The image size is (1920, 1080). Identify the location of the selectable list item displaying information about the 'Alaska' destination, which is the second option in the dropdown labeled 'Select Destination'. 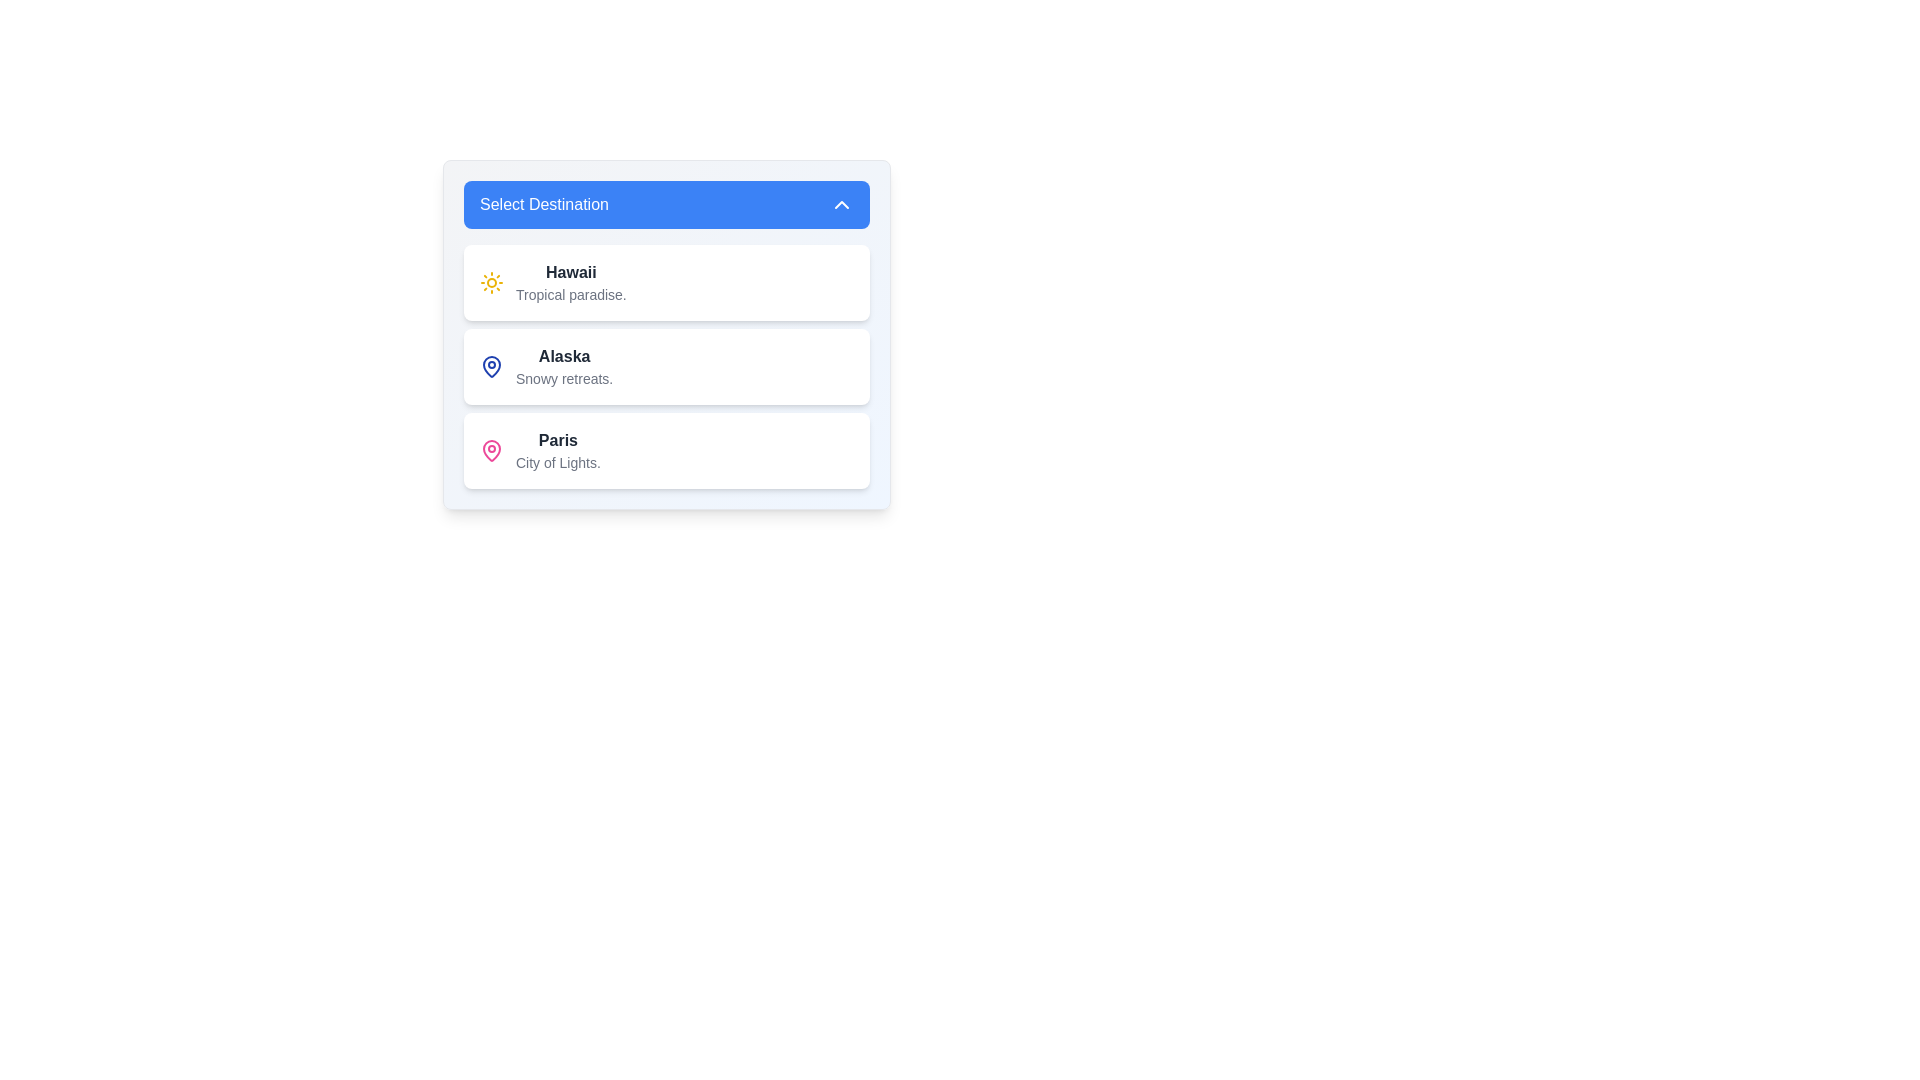
(667, 334).